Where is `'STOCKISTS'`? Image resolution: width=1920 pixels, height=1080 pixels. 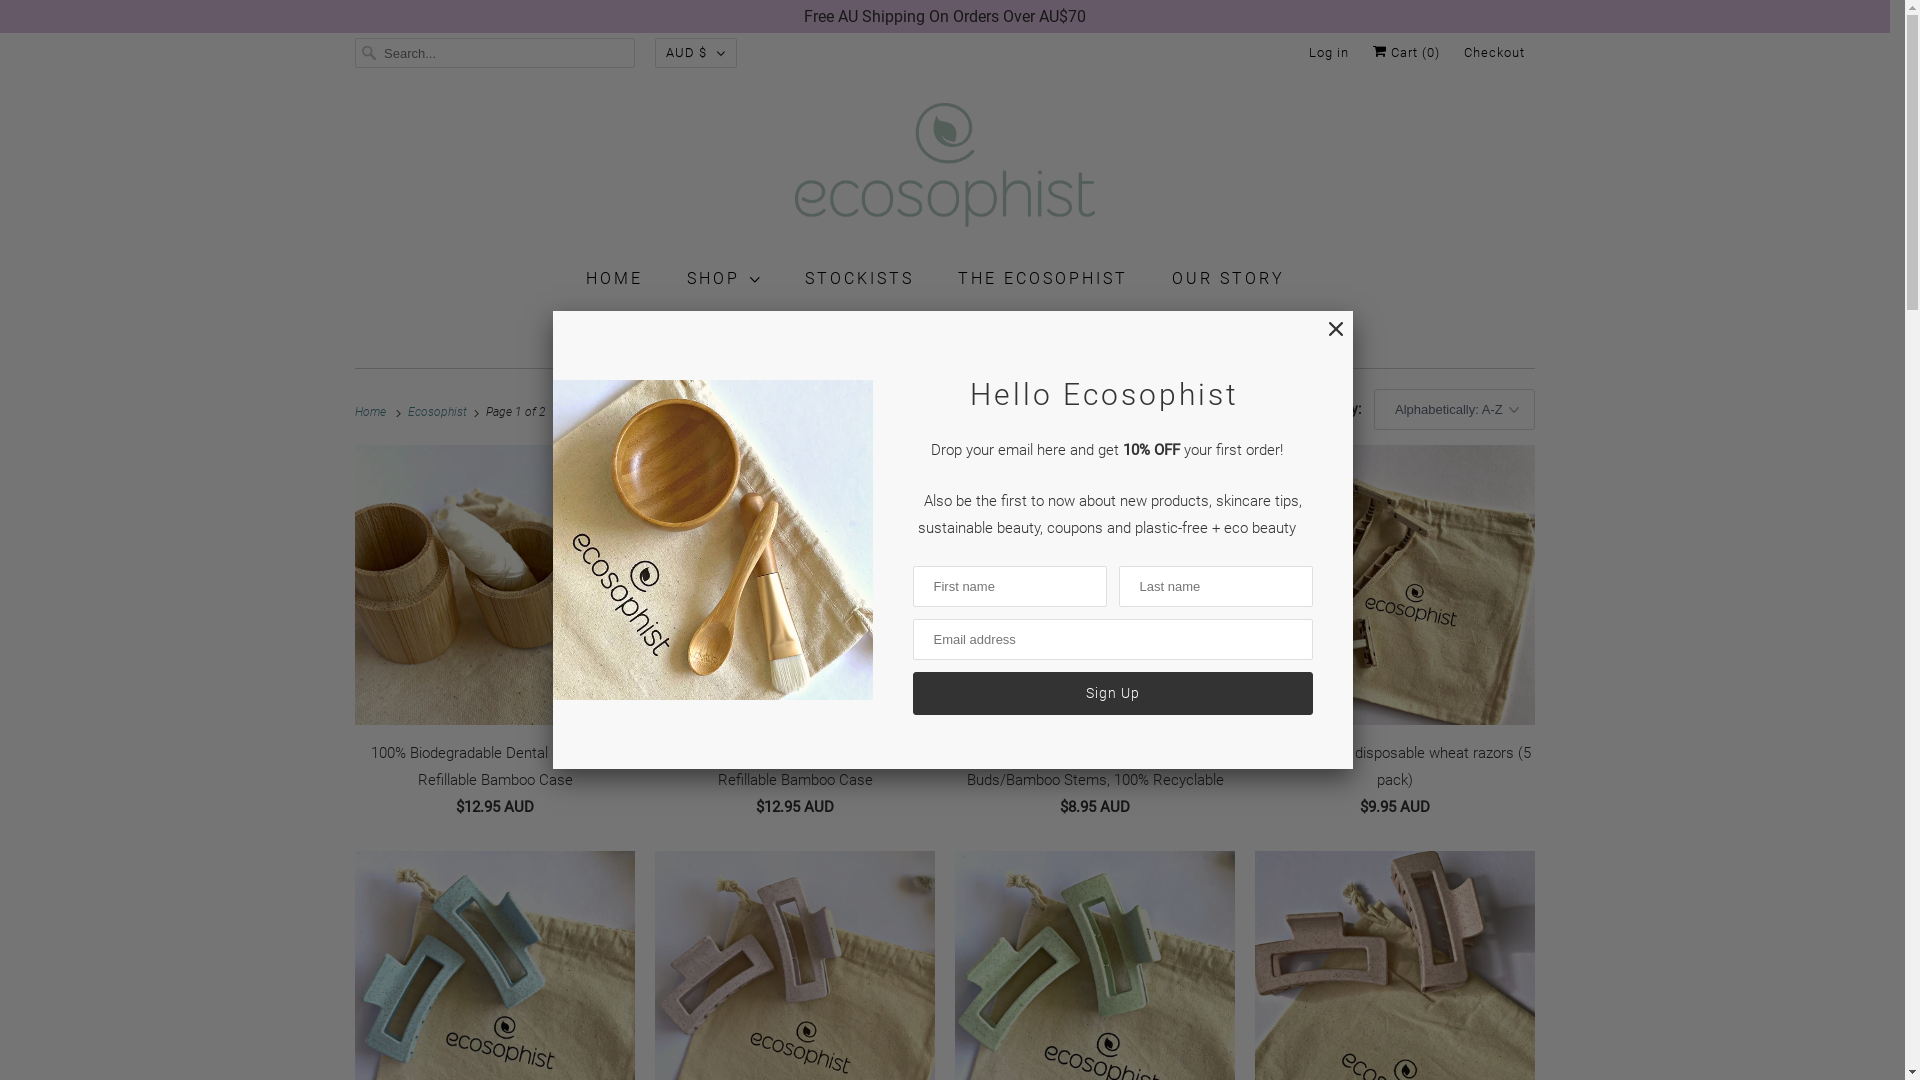 'STOCKISTS' is located at coordinates (858, 278).